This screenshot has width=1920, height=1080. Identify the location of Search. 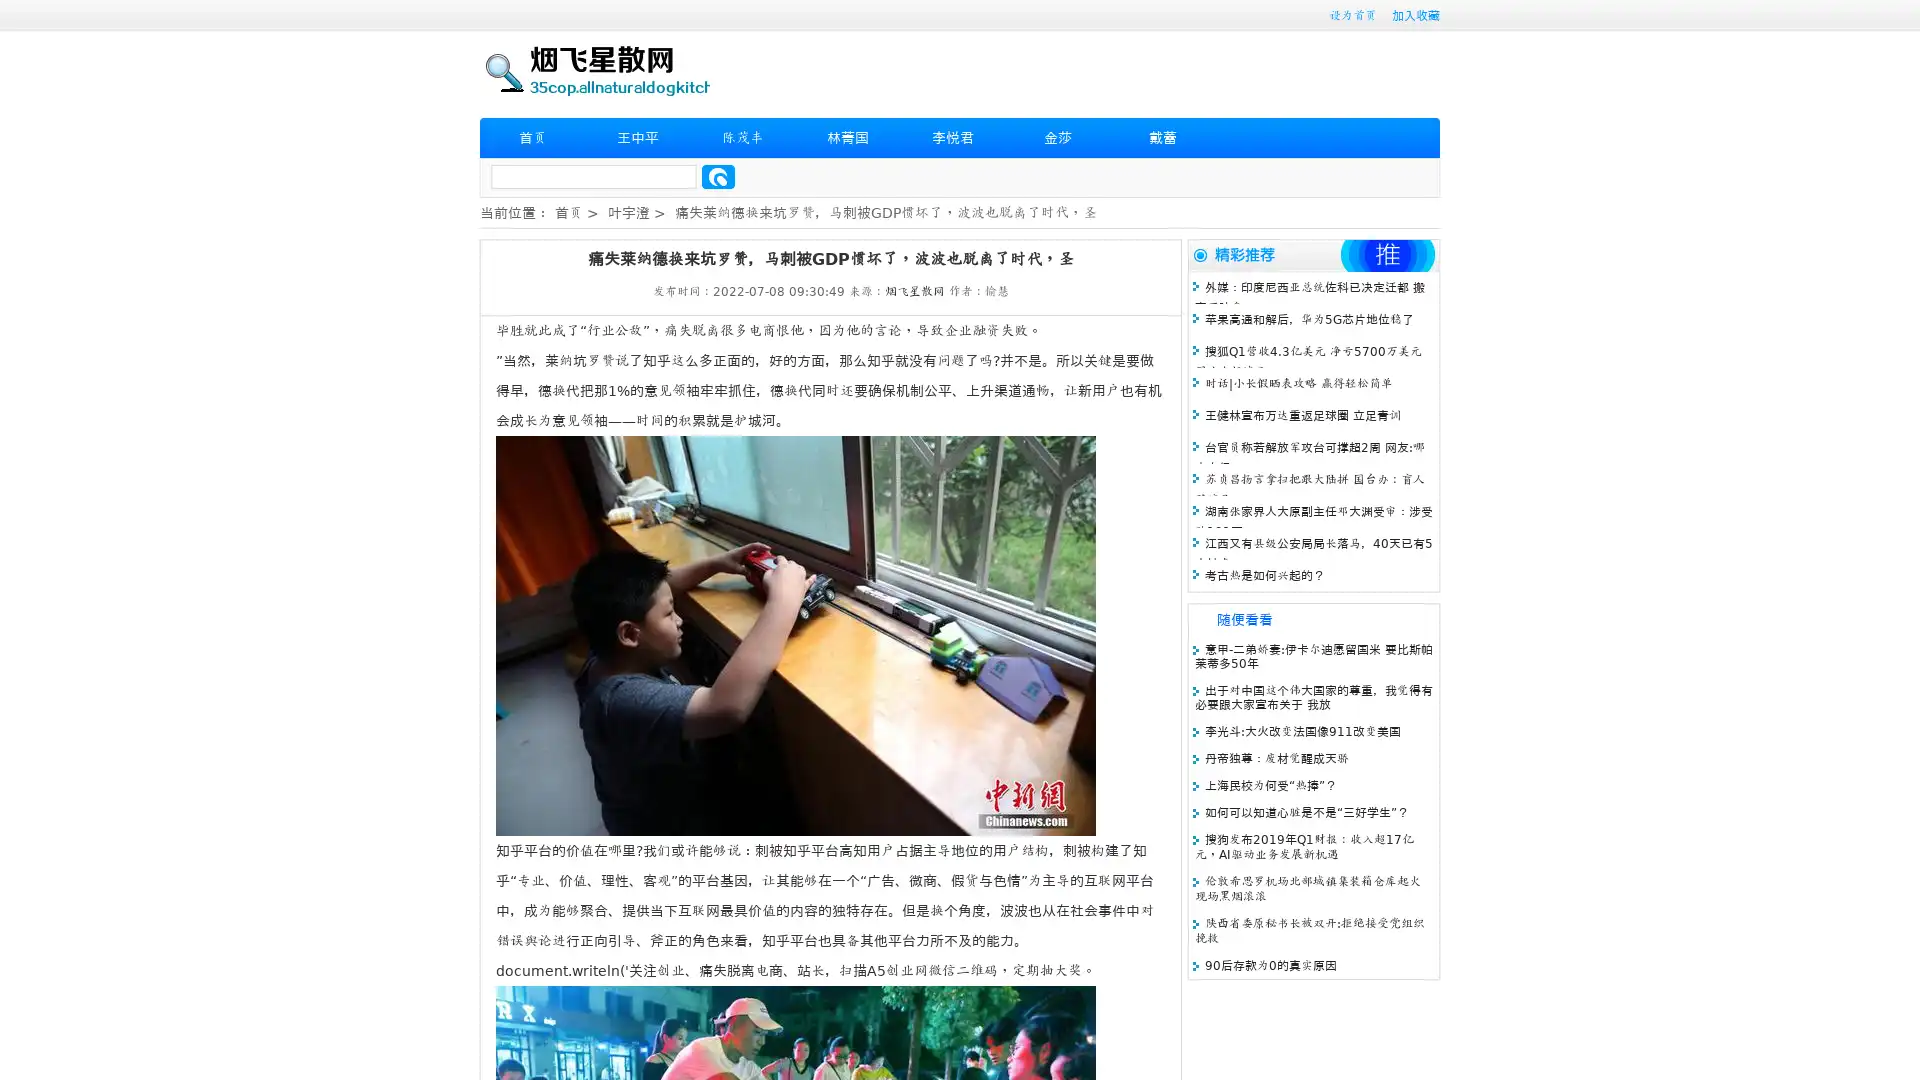
(718, 176).